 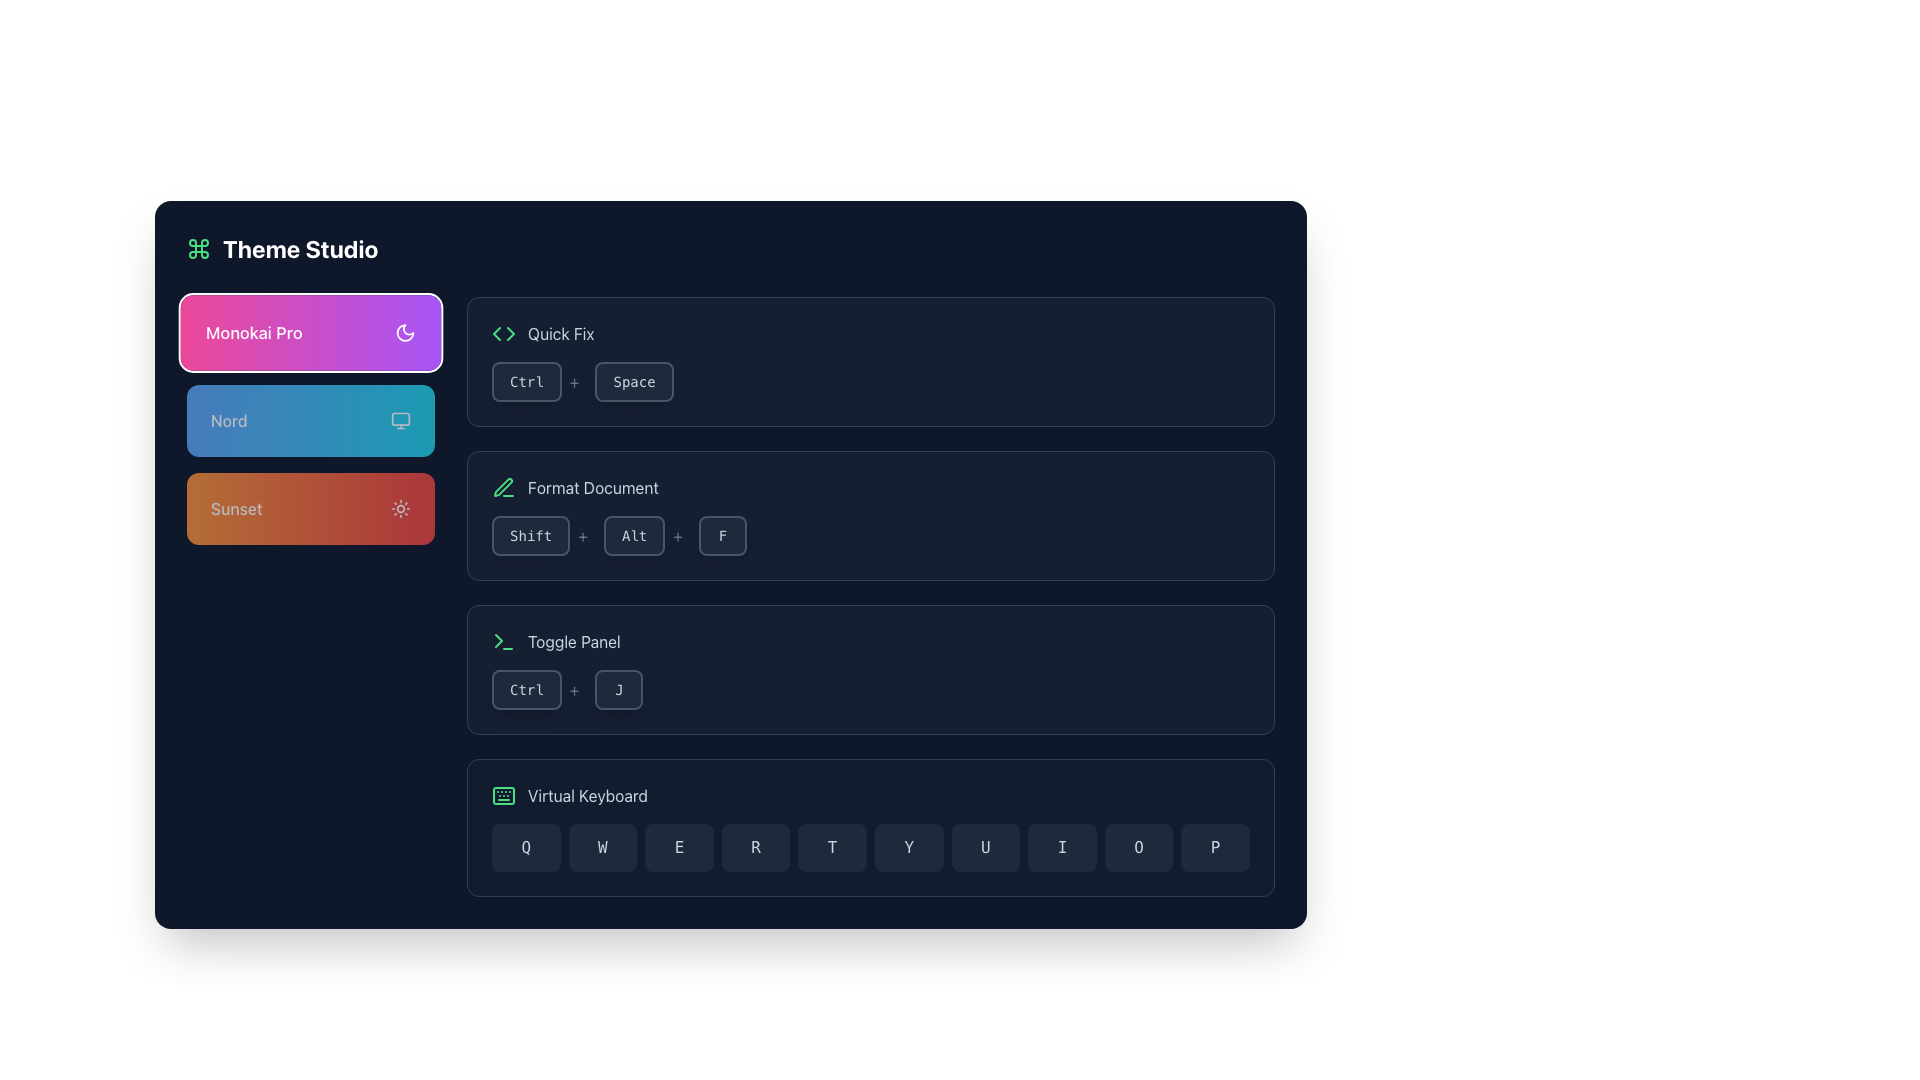 What do you see at coordinates (908, 848) in the screenshot?
I see `the 'Y' key on the virtual keyboard` at bounding box center [908, 848].